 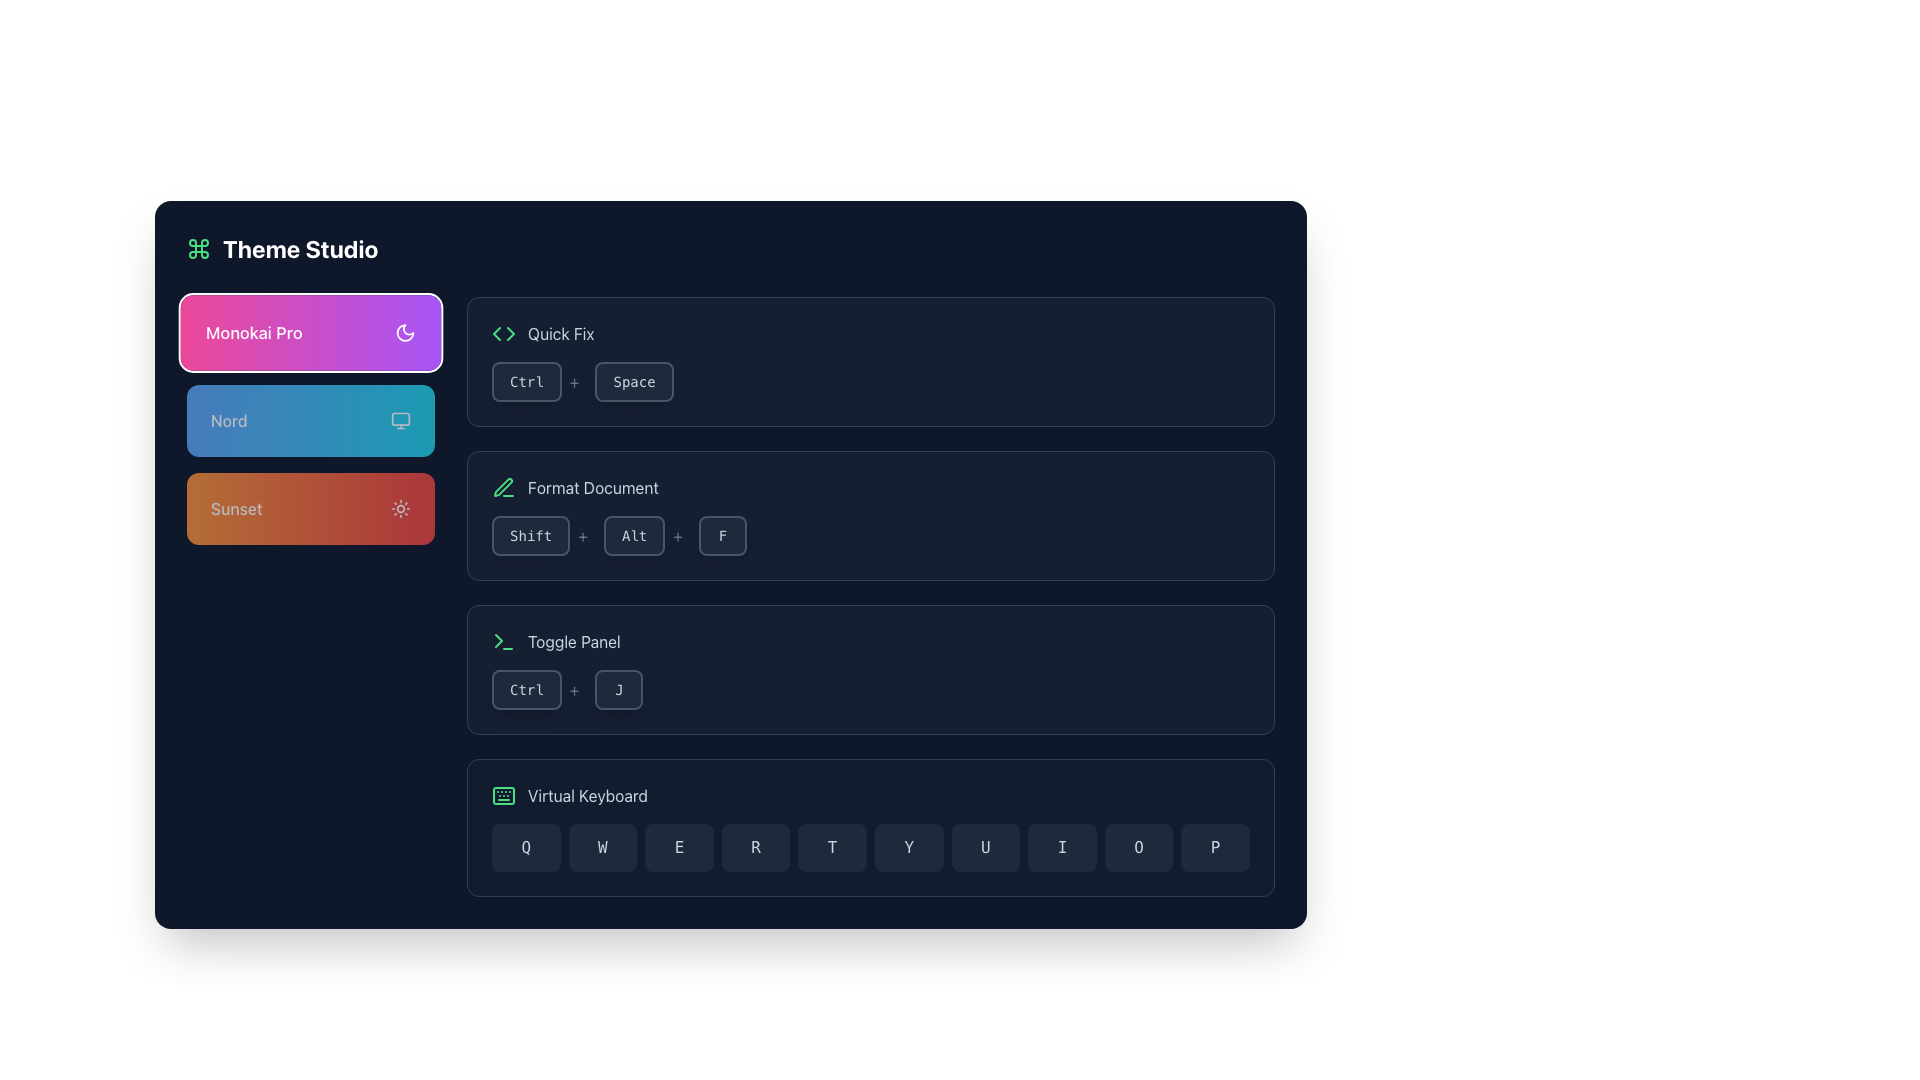 What do you see at coordinates (908, 848) in the screenshot?
I see `the 'Y' key on the virtual keyboard` at bounding box center [908, 848].